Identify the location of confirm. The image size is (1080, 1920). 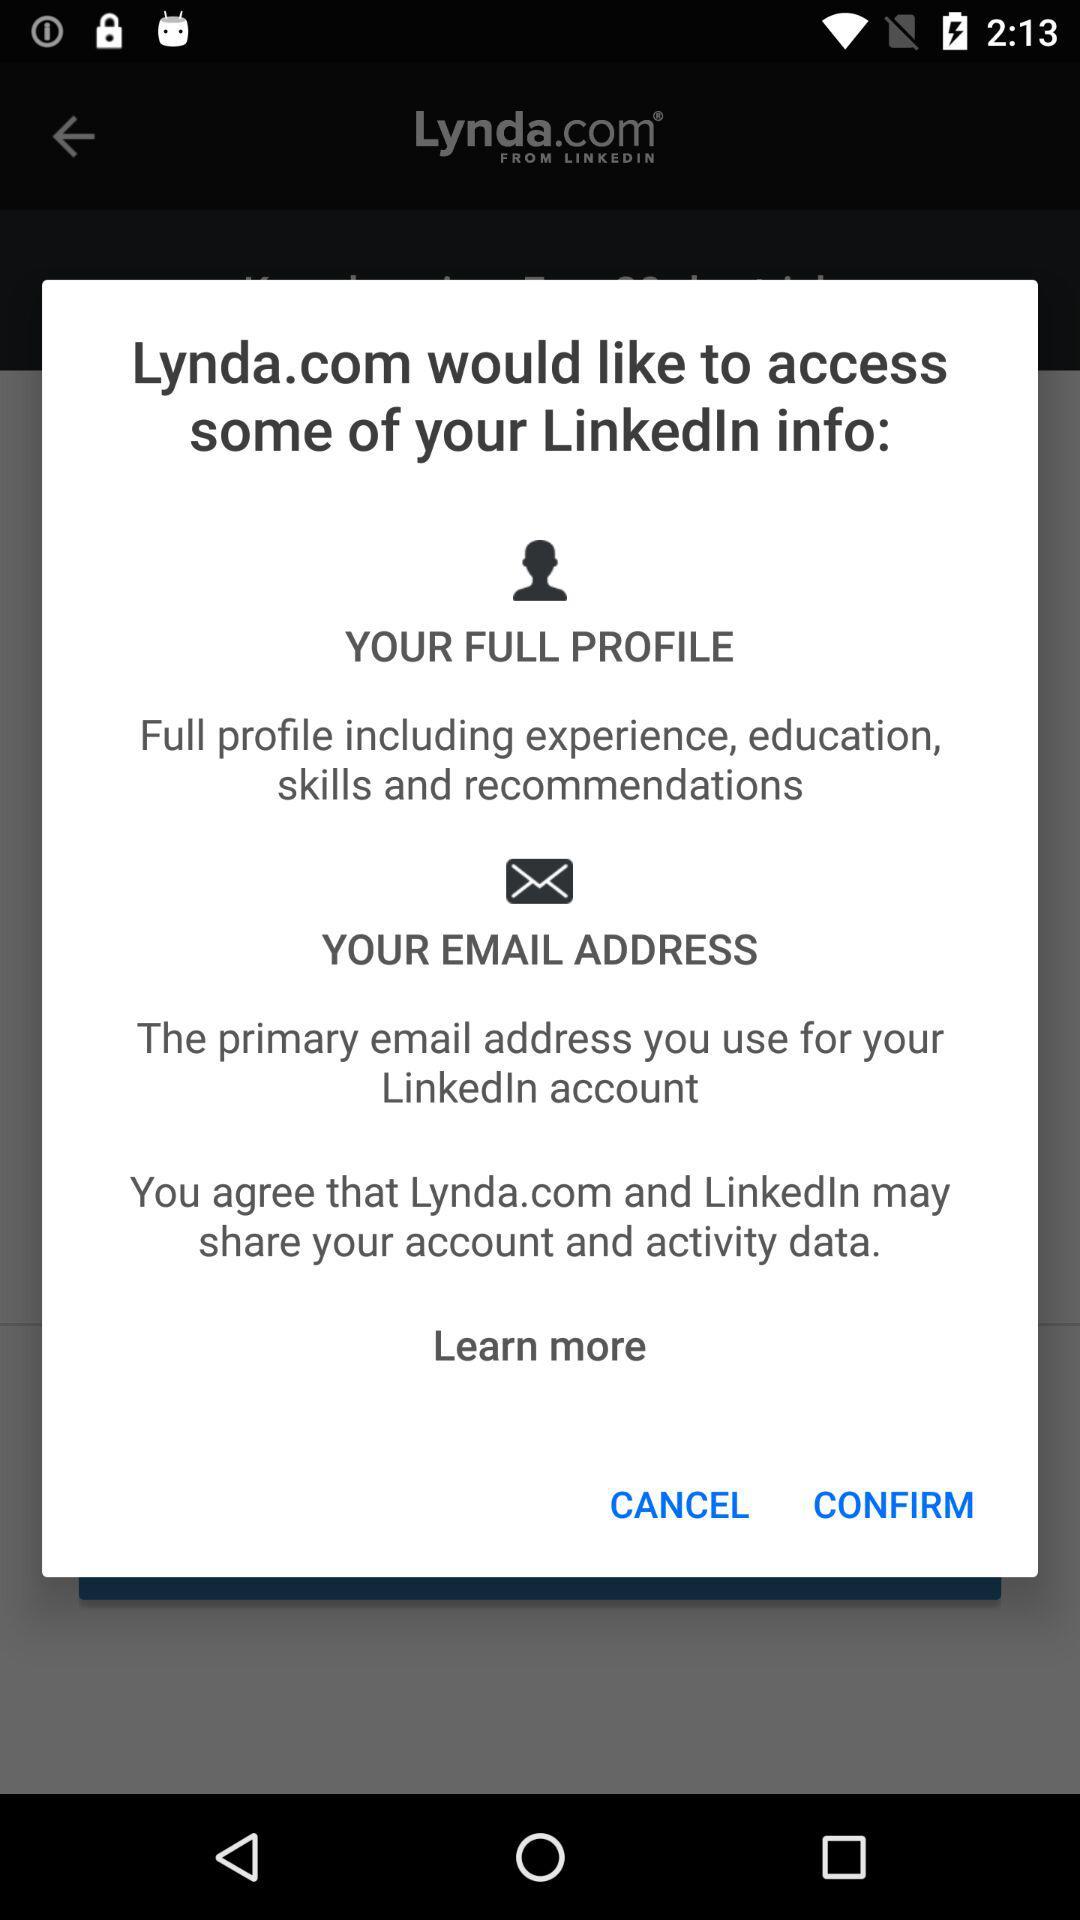
(893, 1503).